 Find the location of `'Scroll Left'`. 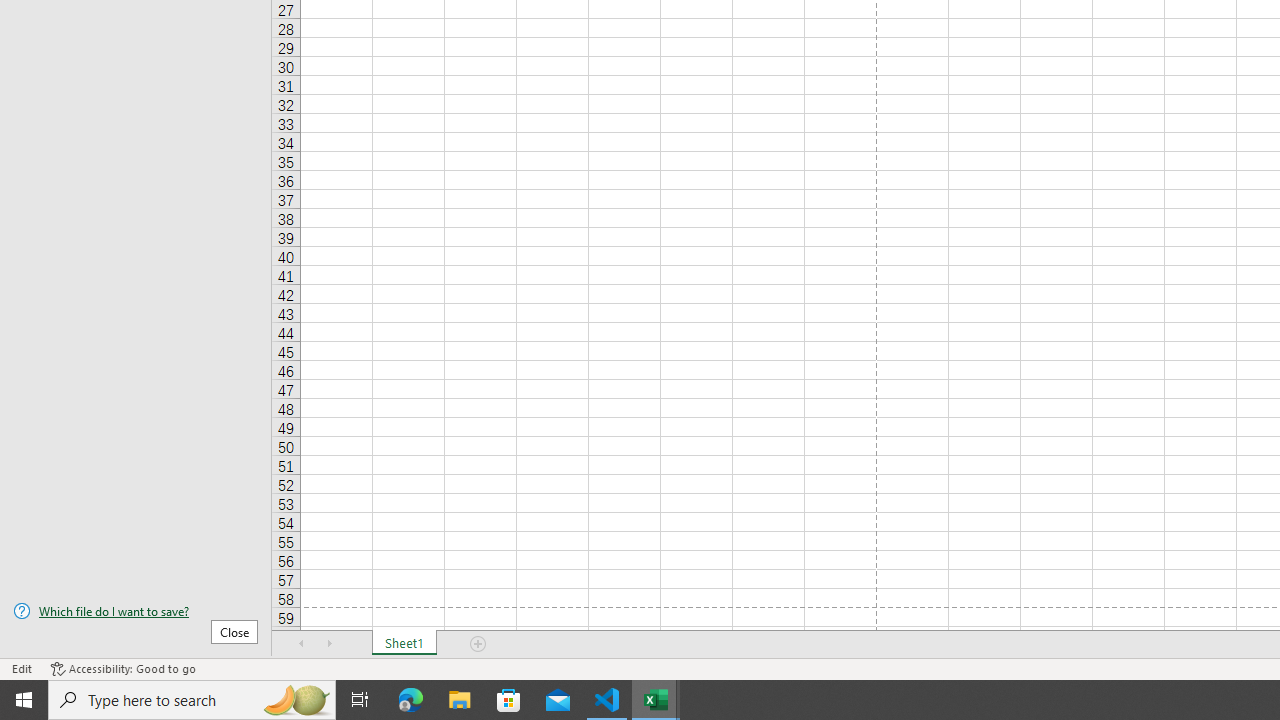

'Scroll Left' is located at coordinates (301, 644).